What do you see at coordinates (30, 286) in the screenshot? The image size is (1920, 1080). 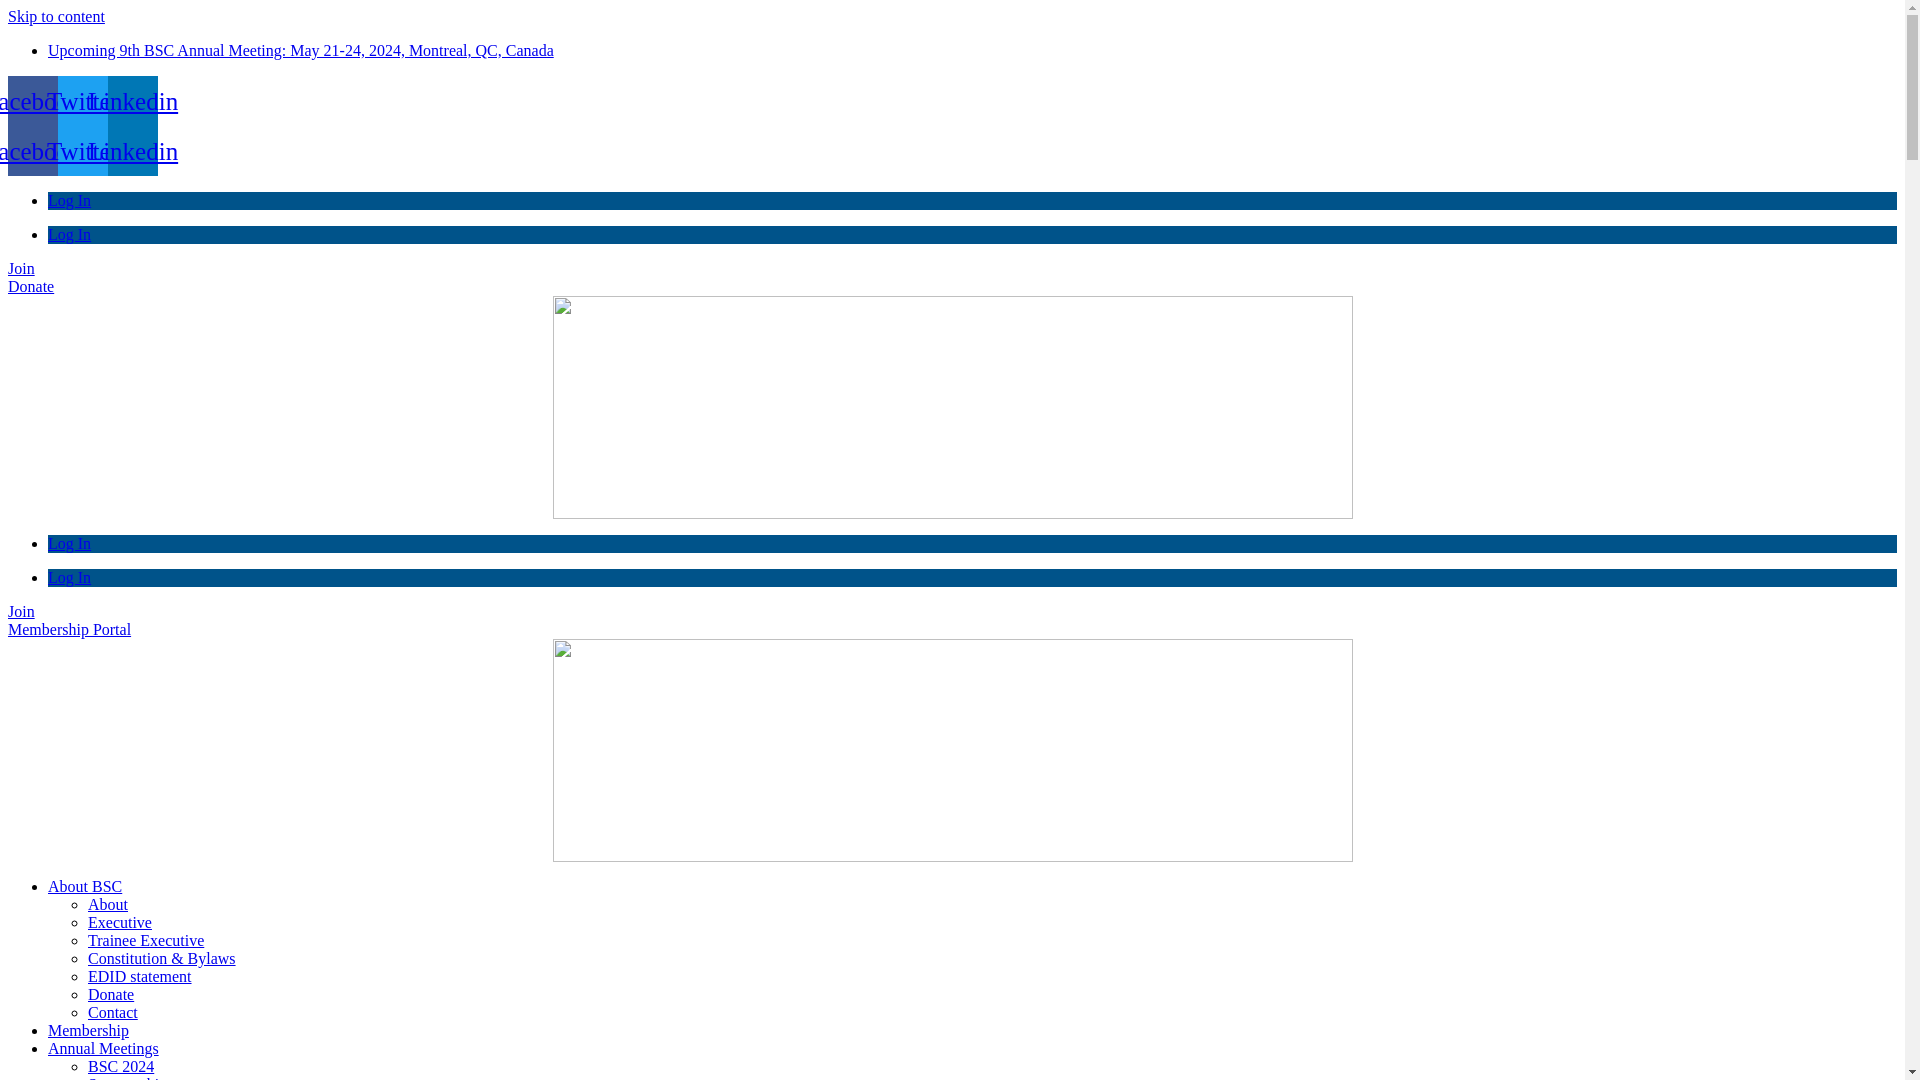 I see `'Donate'` at bounding box center [30, 286].